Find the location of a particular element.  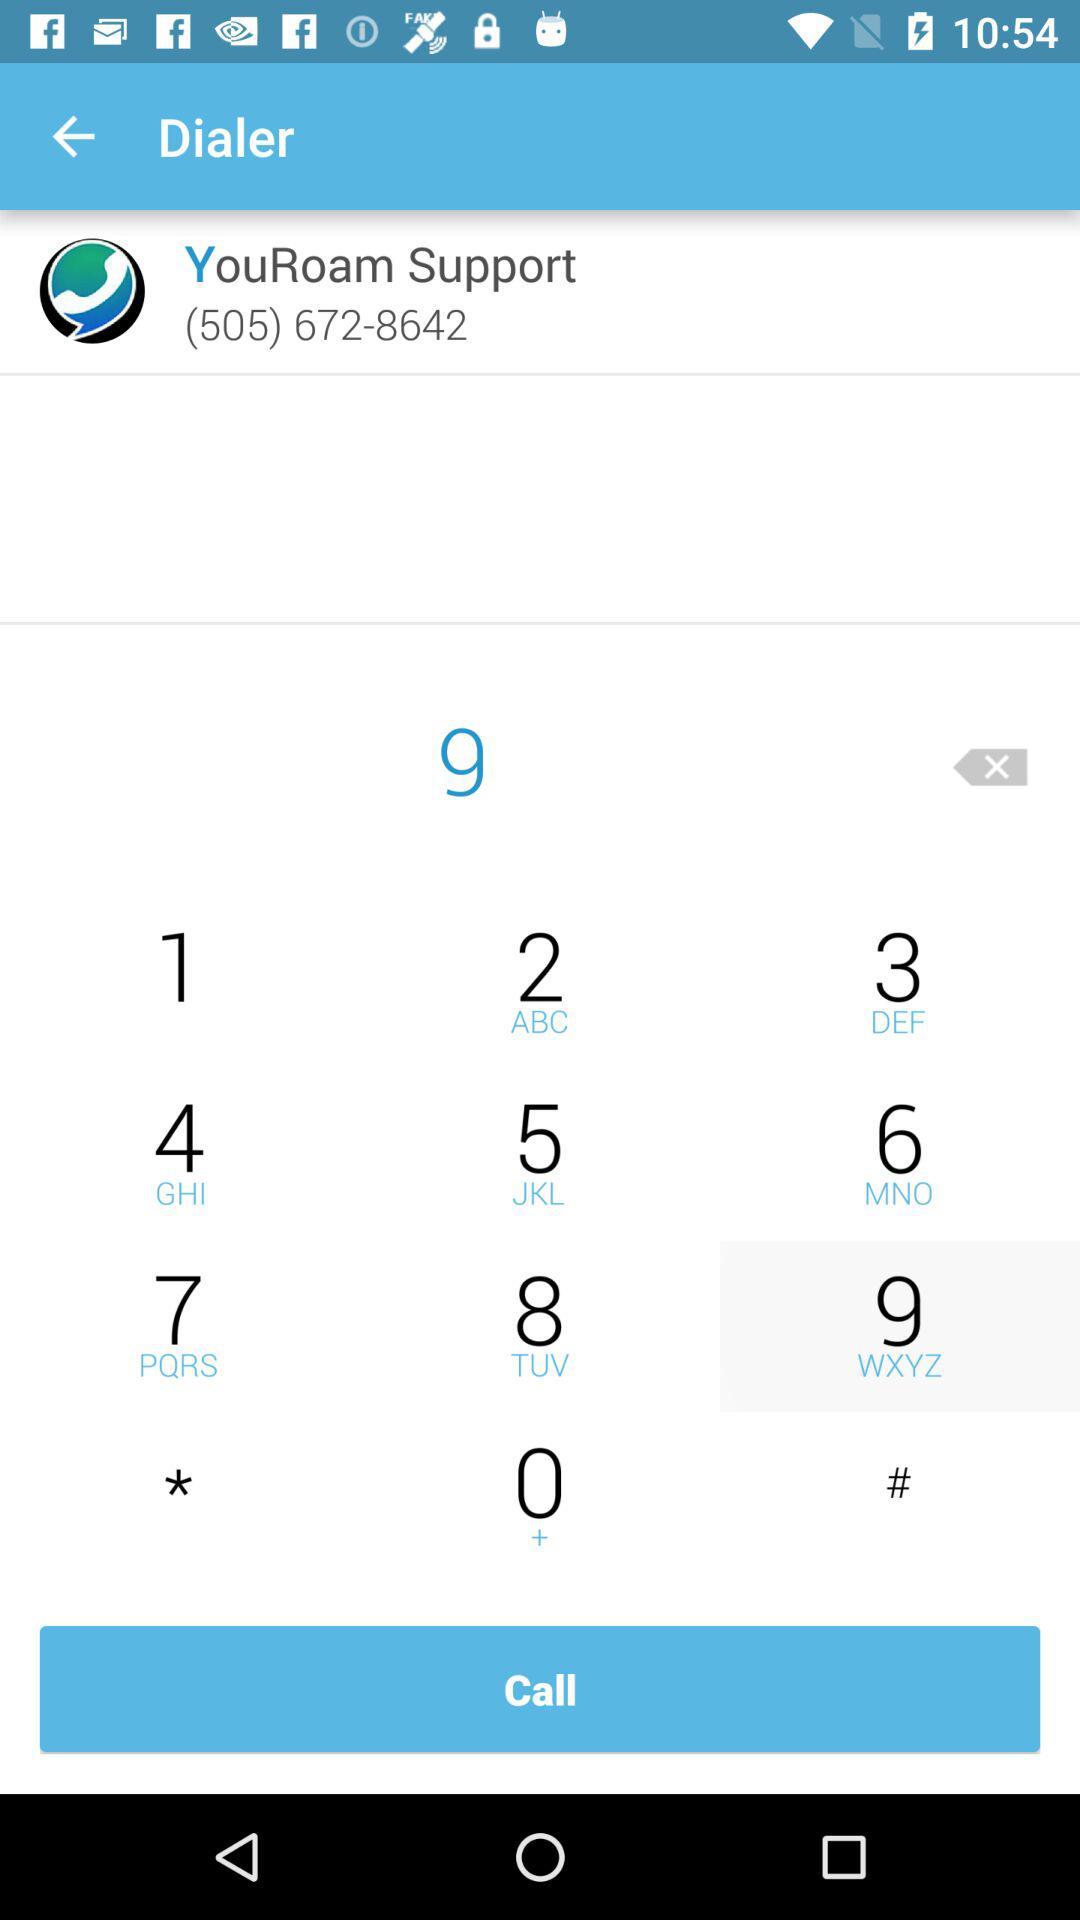

dial pad button for asterisk key is located at coordinates (180, 1498).